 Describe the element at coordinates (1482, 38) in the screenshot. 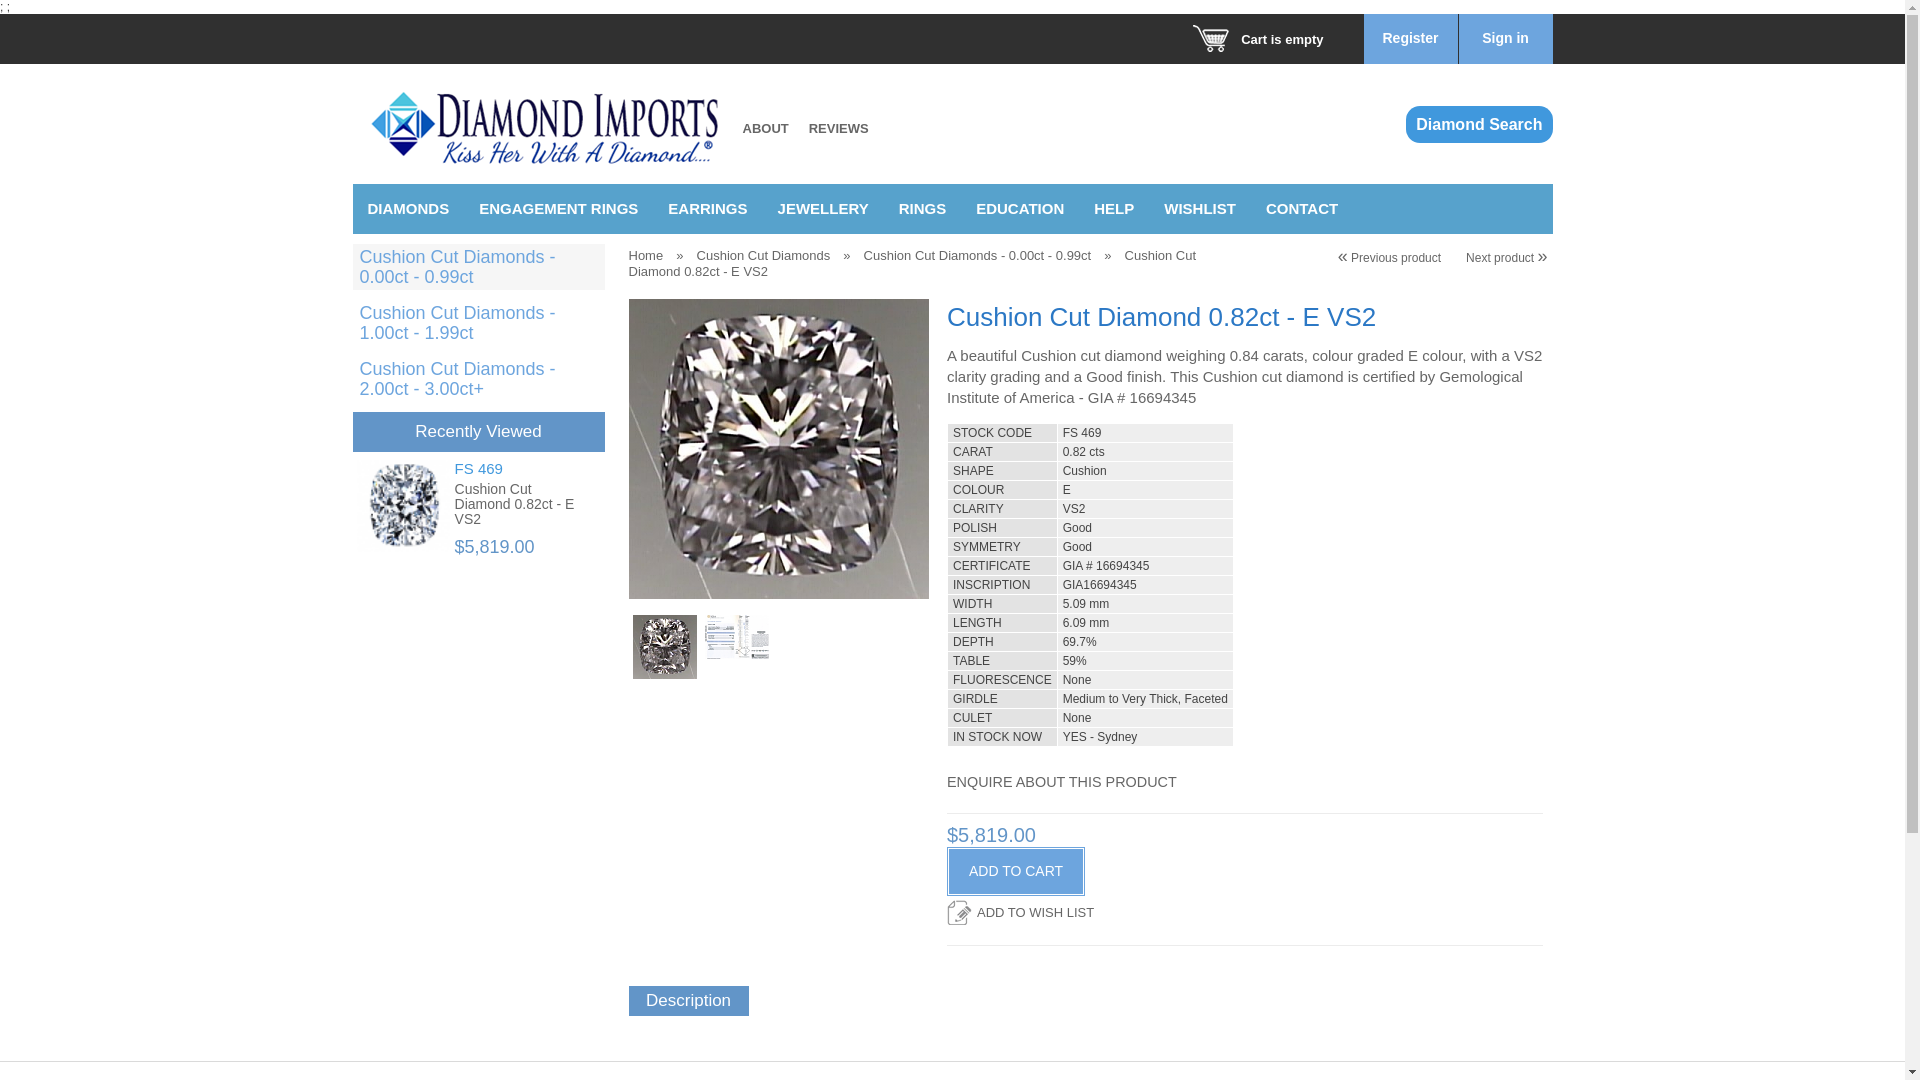

I see `'Sign in'` at that location.